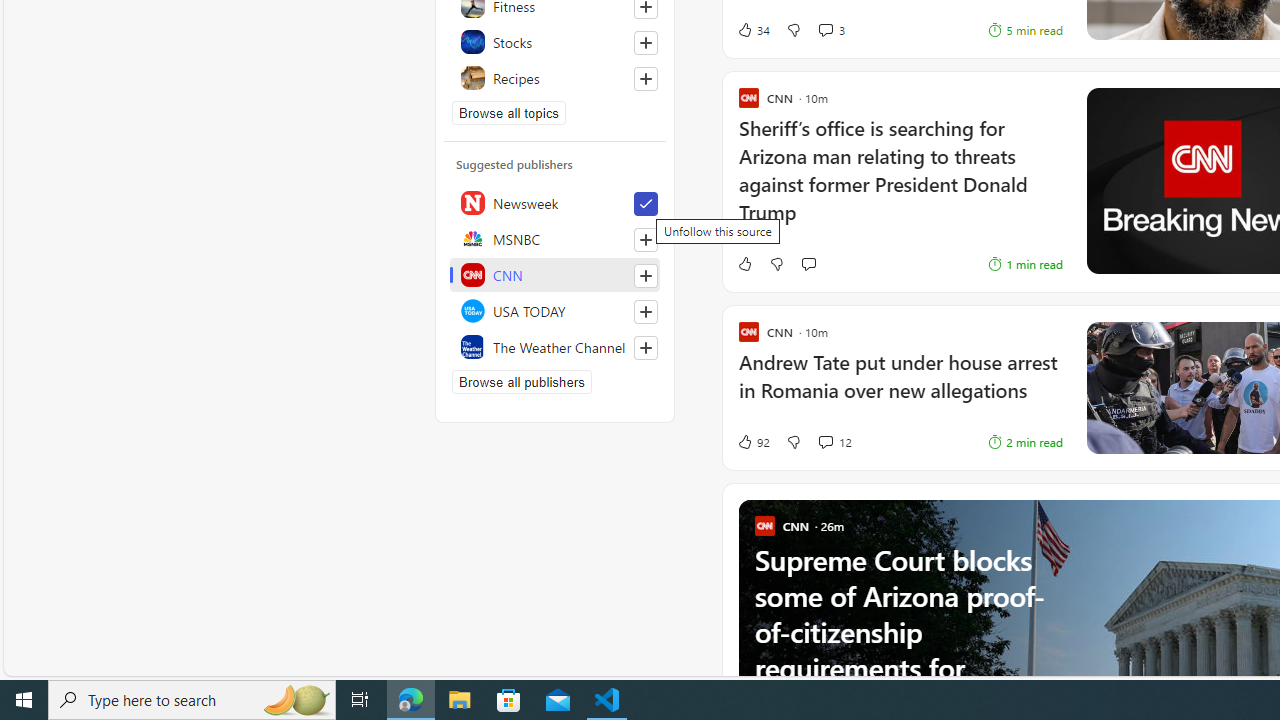 Image resolution: width=1280 pixels, height=720 pixels. I want to click on 'View comments 3 Comment', so click(825, 30).